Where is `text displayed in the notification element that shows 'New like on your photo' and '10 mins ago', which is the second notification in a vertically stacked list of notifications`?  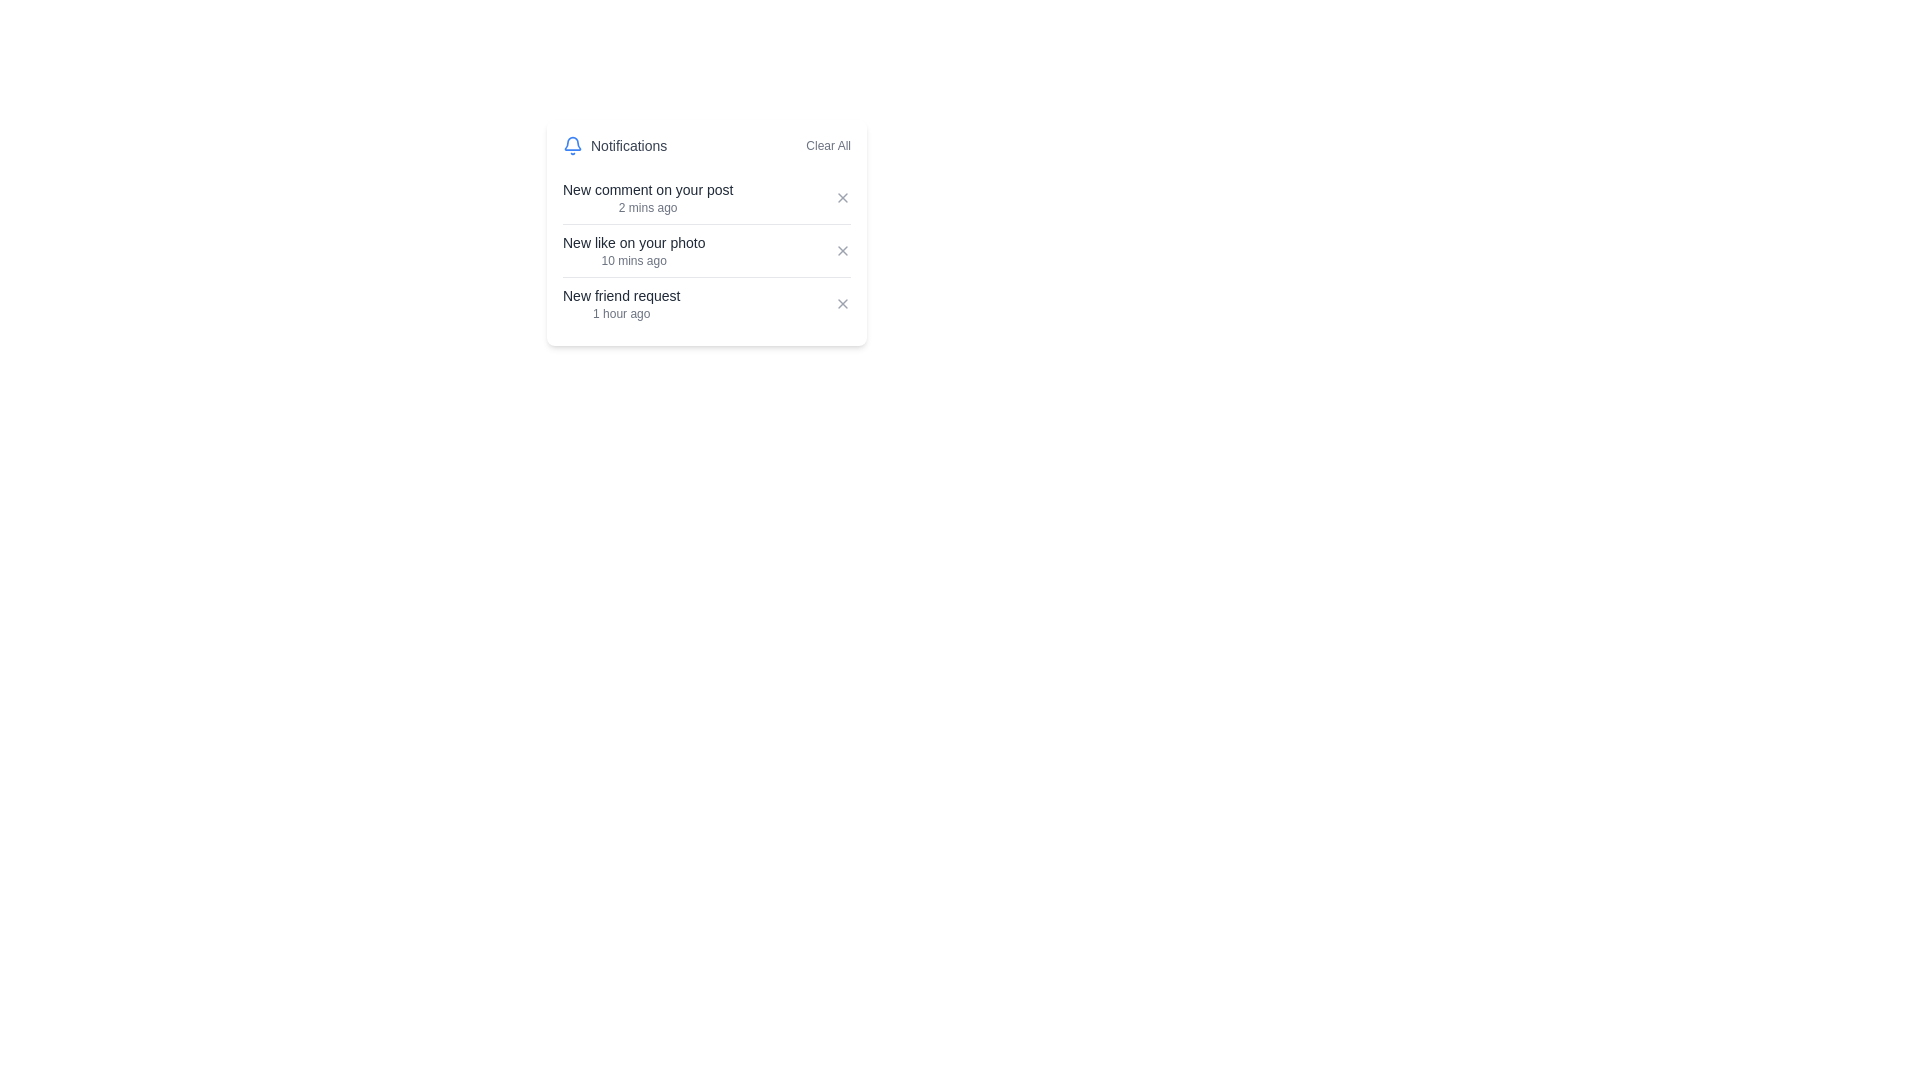 text displayed in the notification element that shows 'New like on your photo' and '10 mins ago', which is the second notification in a vertically stacked list of notifications is located at coordinates (633, 249).